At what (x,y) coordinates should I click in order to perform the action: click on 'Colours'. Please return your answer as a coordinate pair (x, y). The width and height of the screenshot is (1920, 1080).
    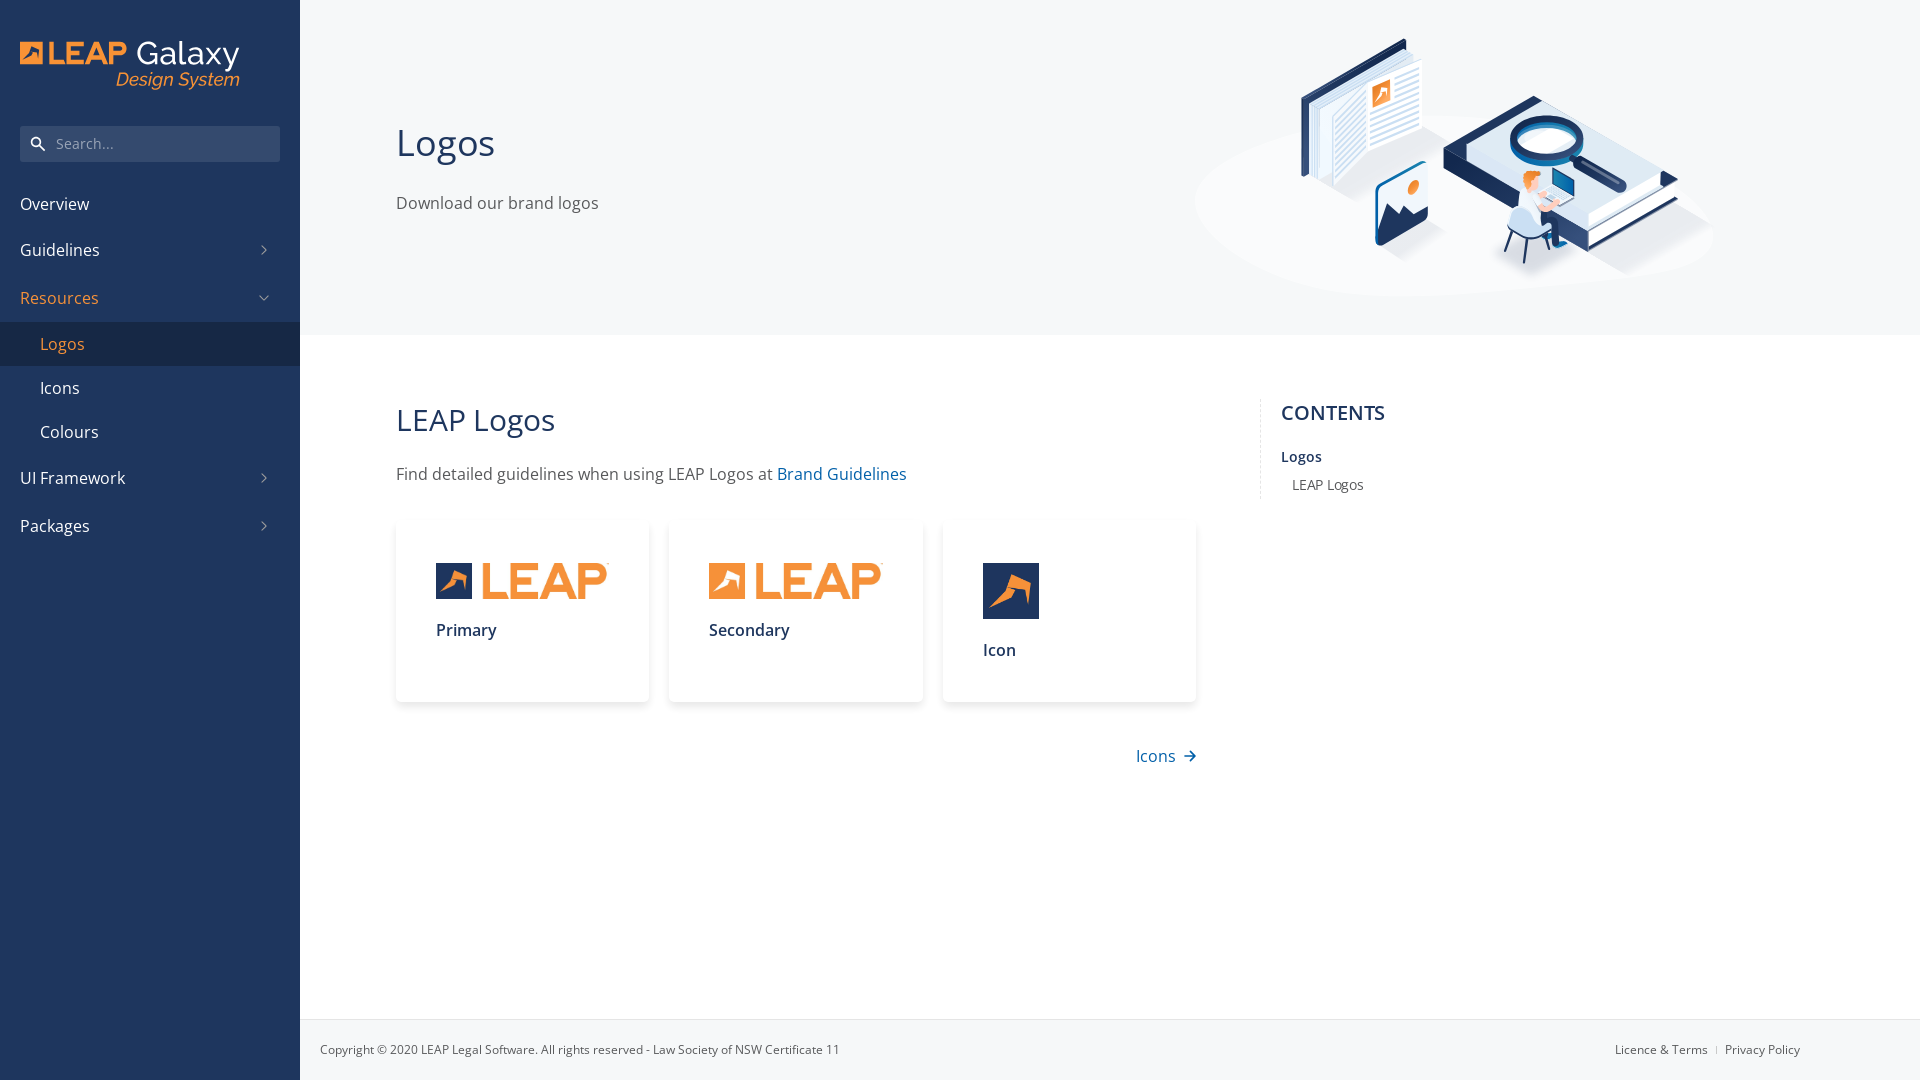
    Looking at the image, I should click on (148, 431).